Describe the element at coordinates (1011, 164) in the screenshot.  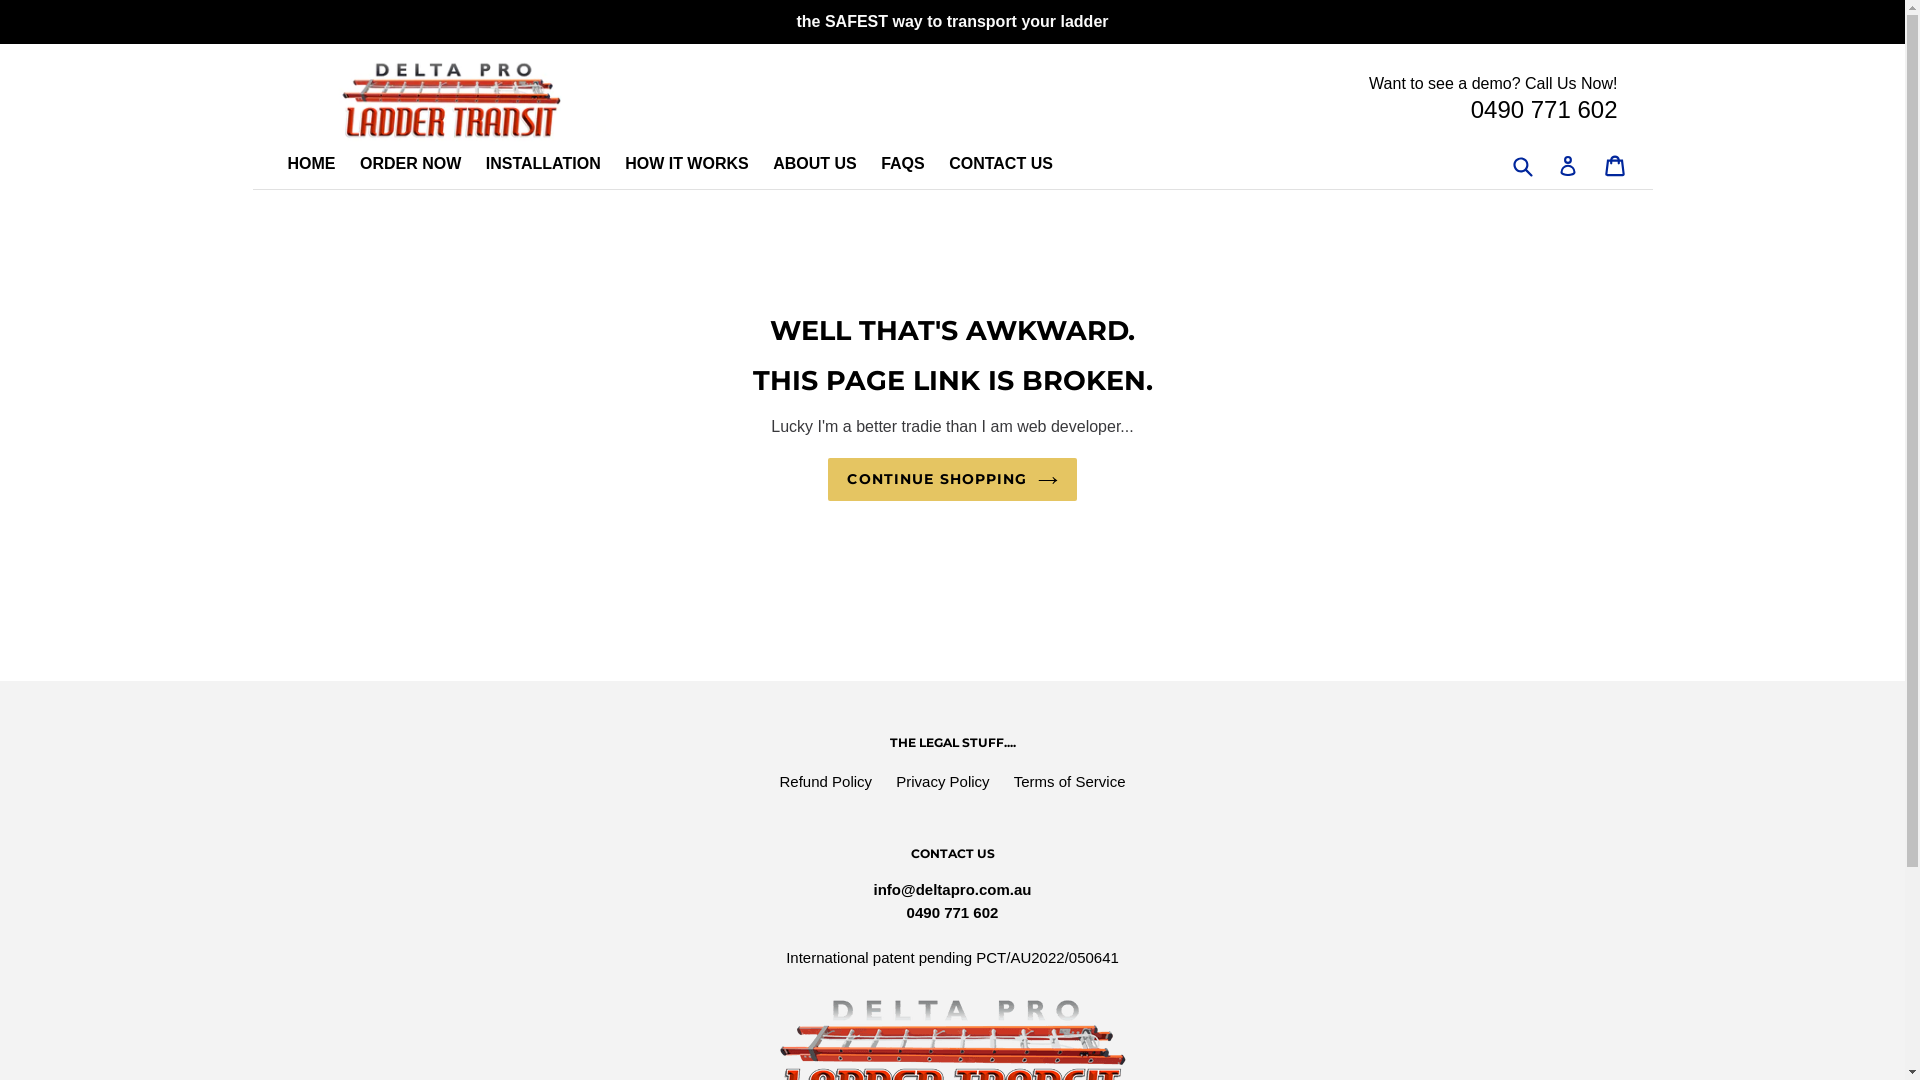
I see `'CONTACT US'` at that location.